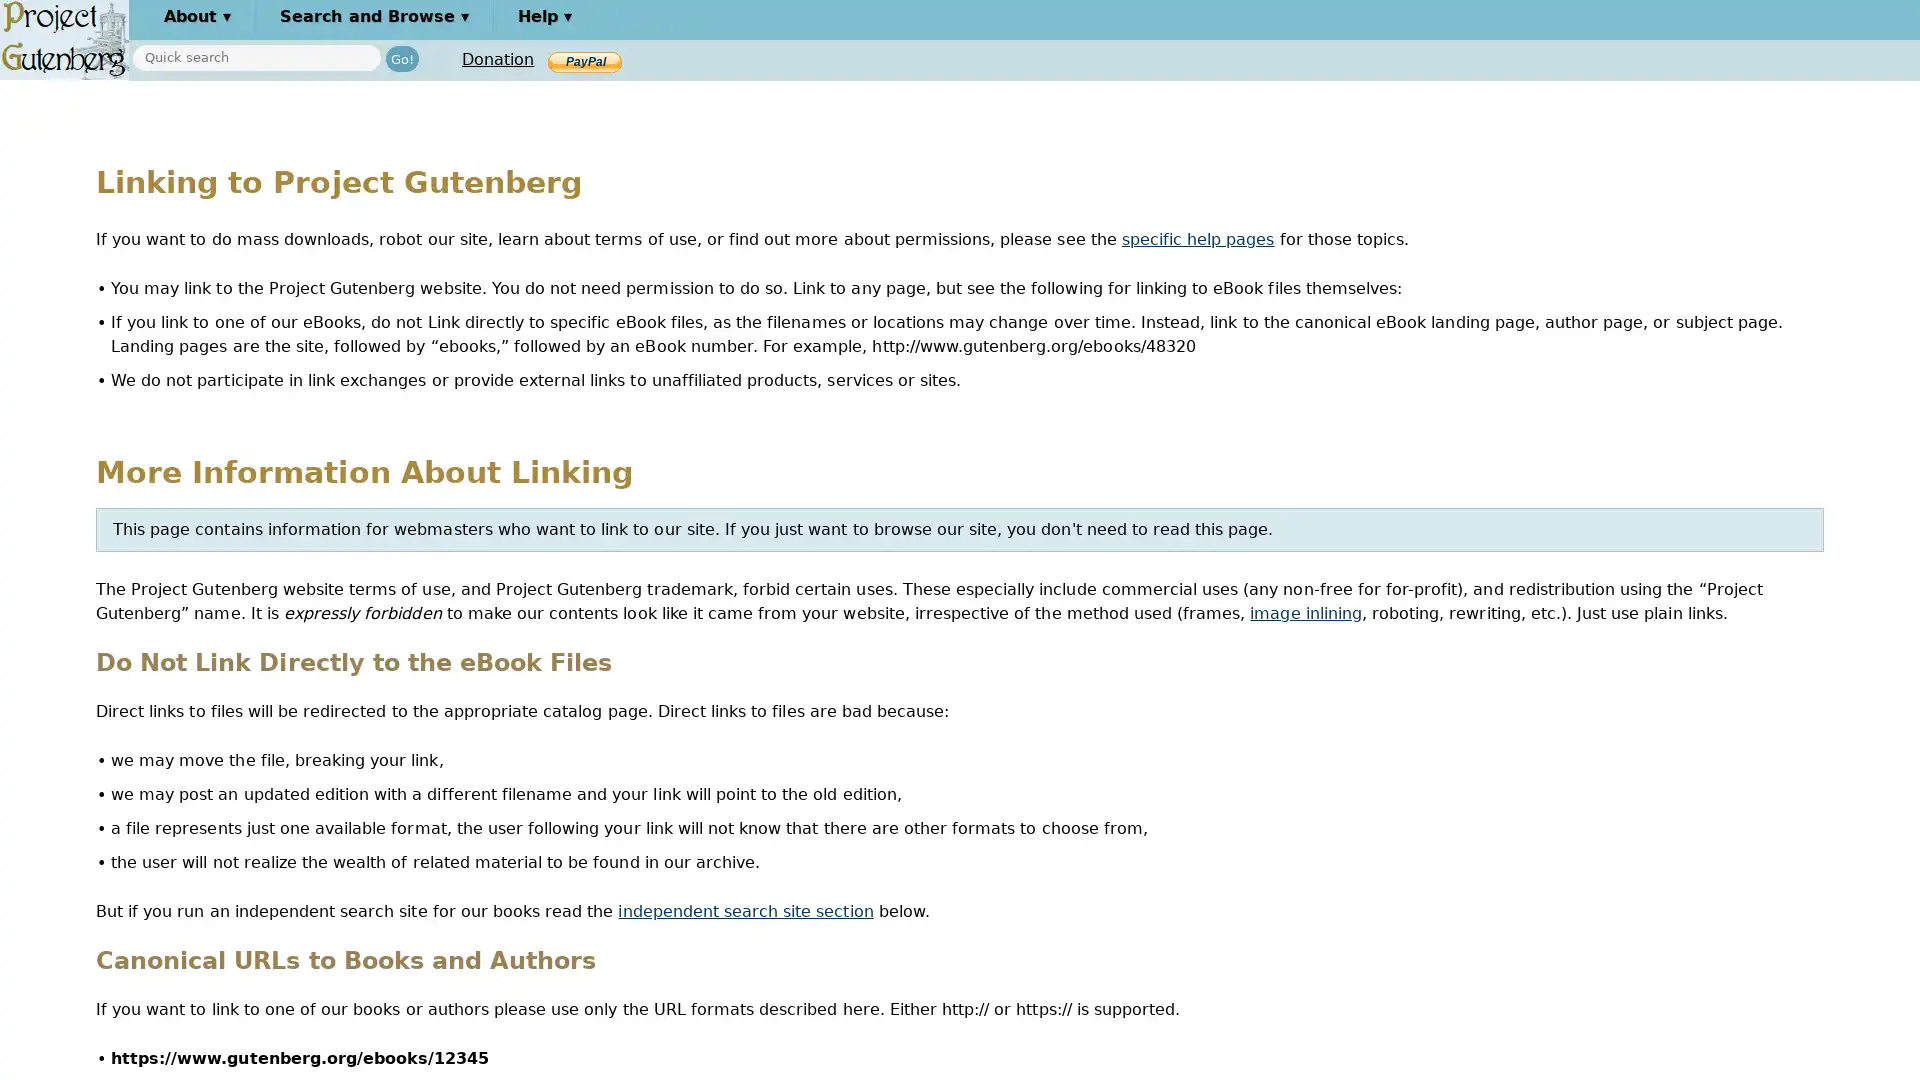 This screenshot has width=1920, height=1080. What do you see at coordinates (584, 60) in the screenshot?
I see `Donate via PayPal` at bounding box center [584, 60].